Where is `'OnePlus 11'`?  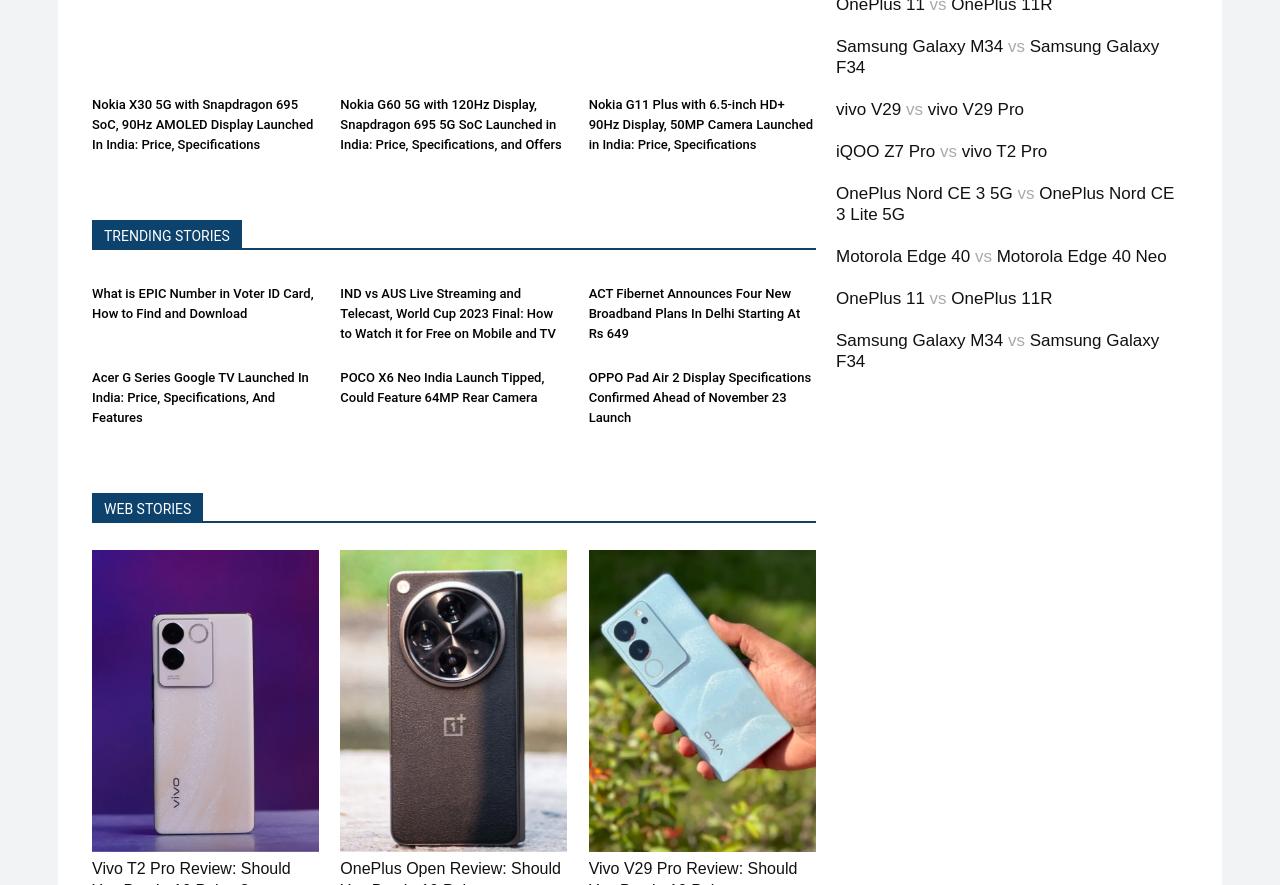
'OnePlus 11' is located at coordinates (880, 297).